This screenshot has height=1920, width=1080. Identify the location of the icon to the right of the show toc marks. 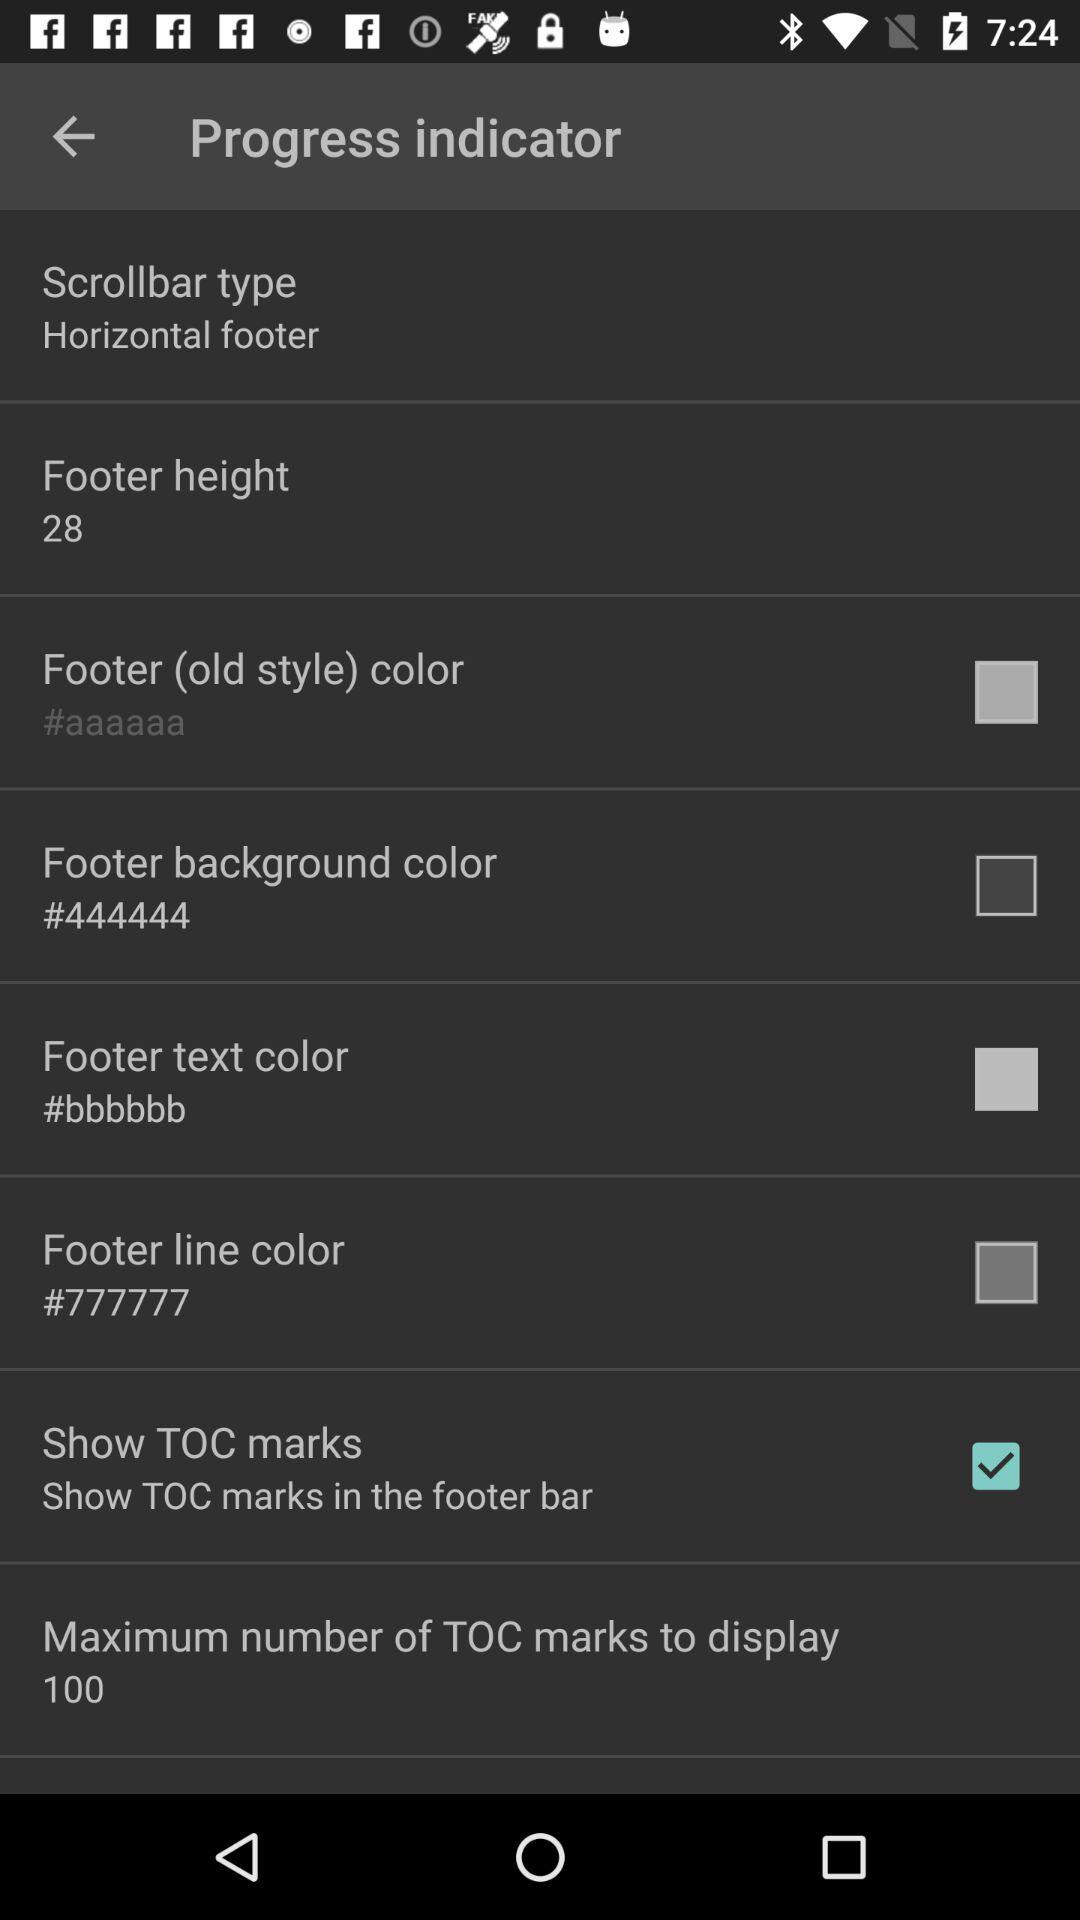
(995, 1466).